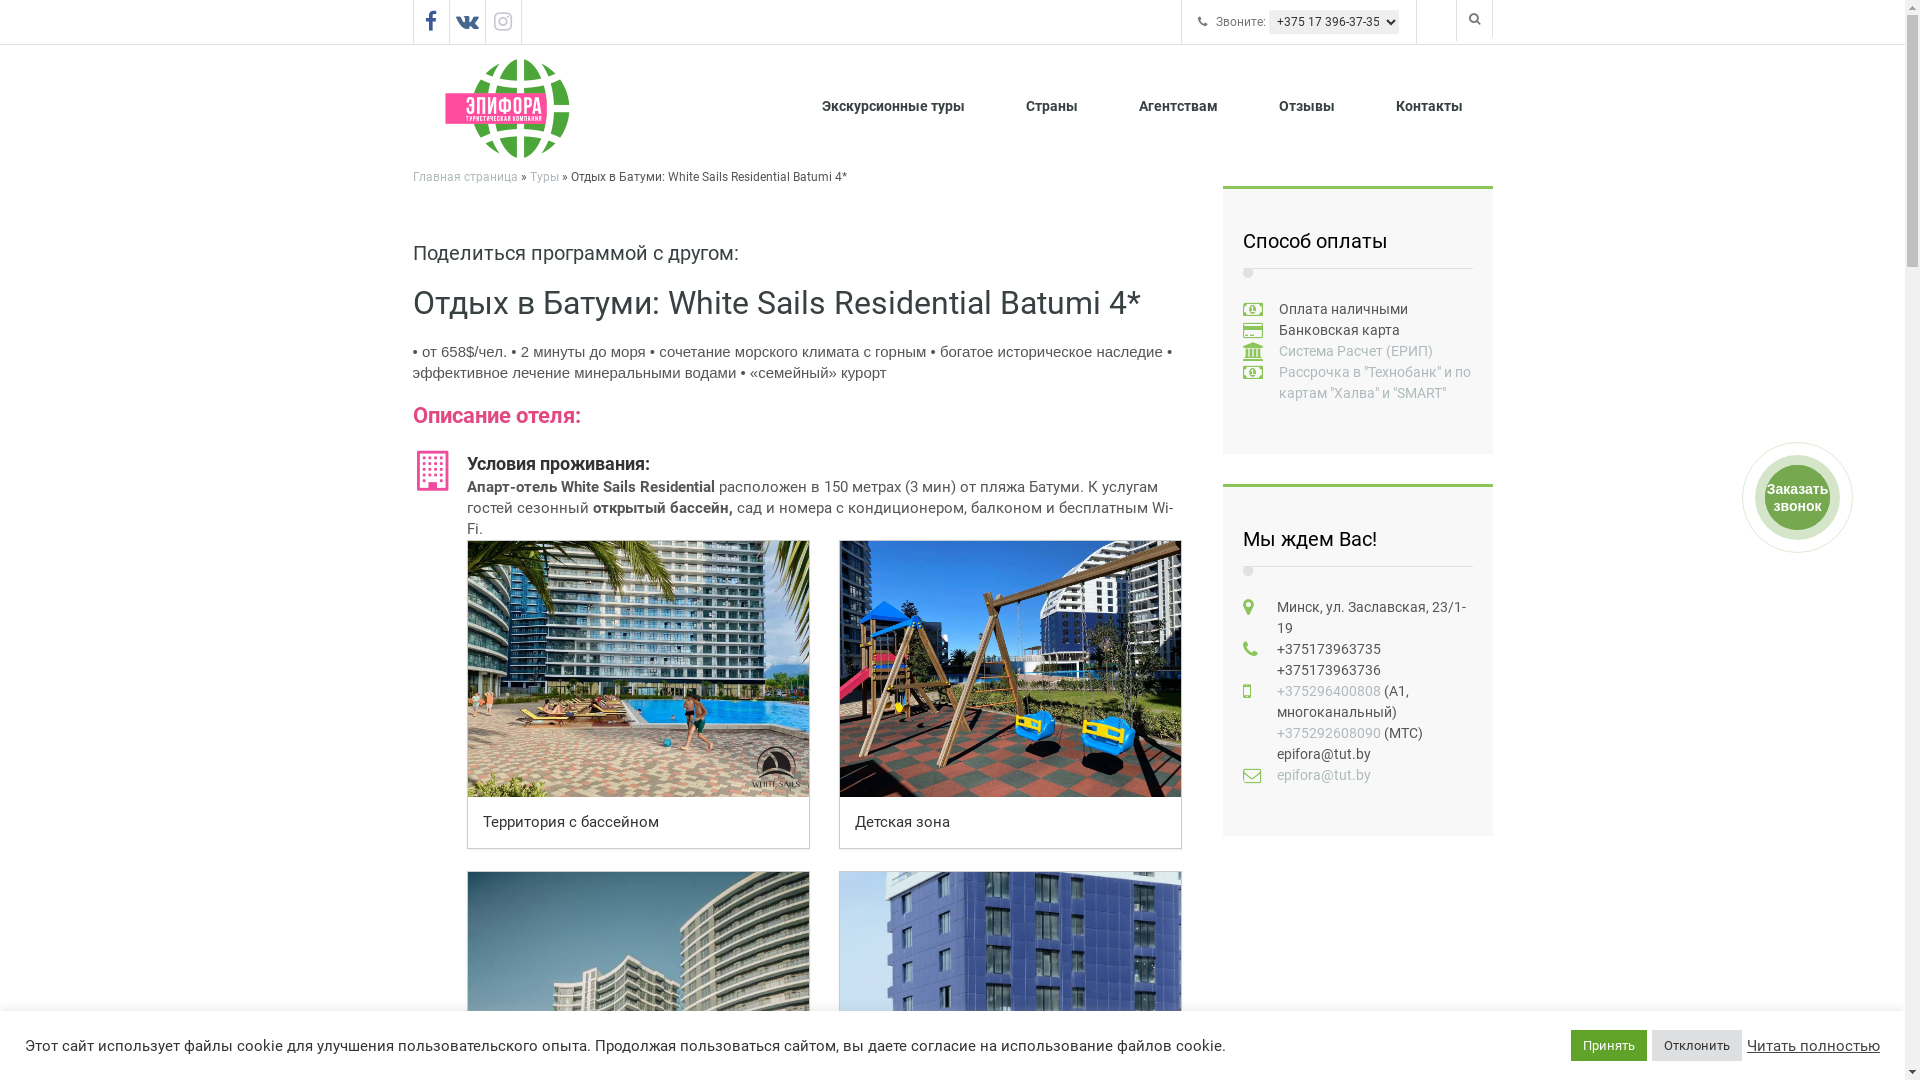 This screenshot has width=1920, height=1080. I want to click on '+375296400808', so click(1328, 689).